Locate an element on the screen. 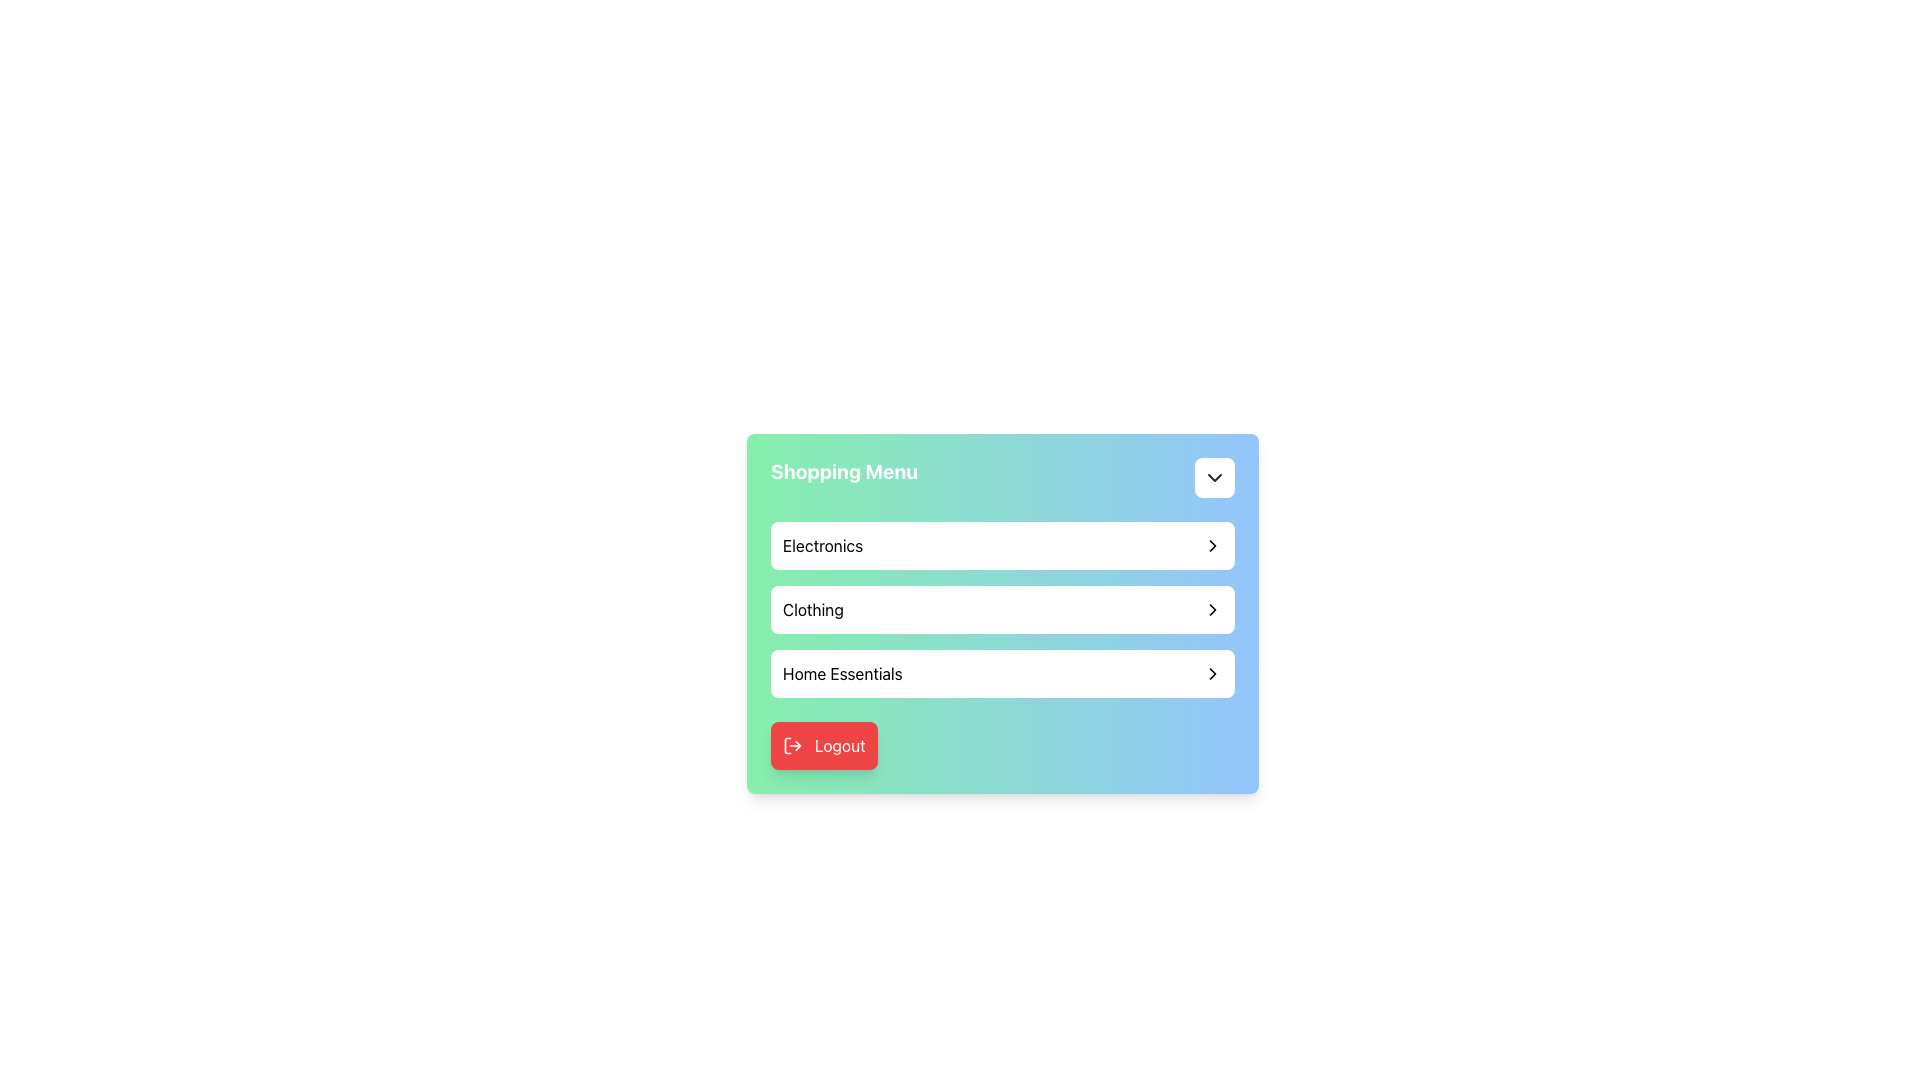  the right-pointing chevron icon positioned to the right of the 'Clothing' list item to receive visual feedback is located at coordinates (1212, 608).